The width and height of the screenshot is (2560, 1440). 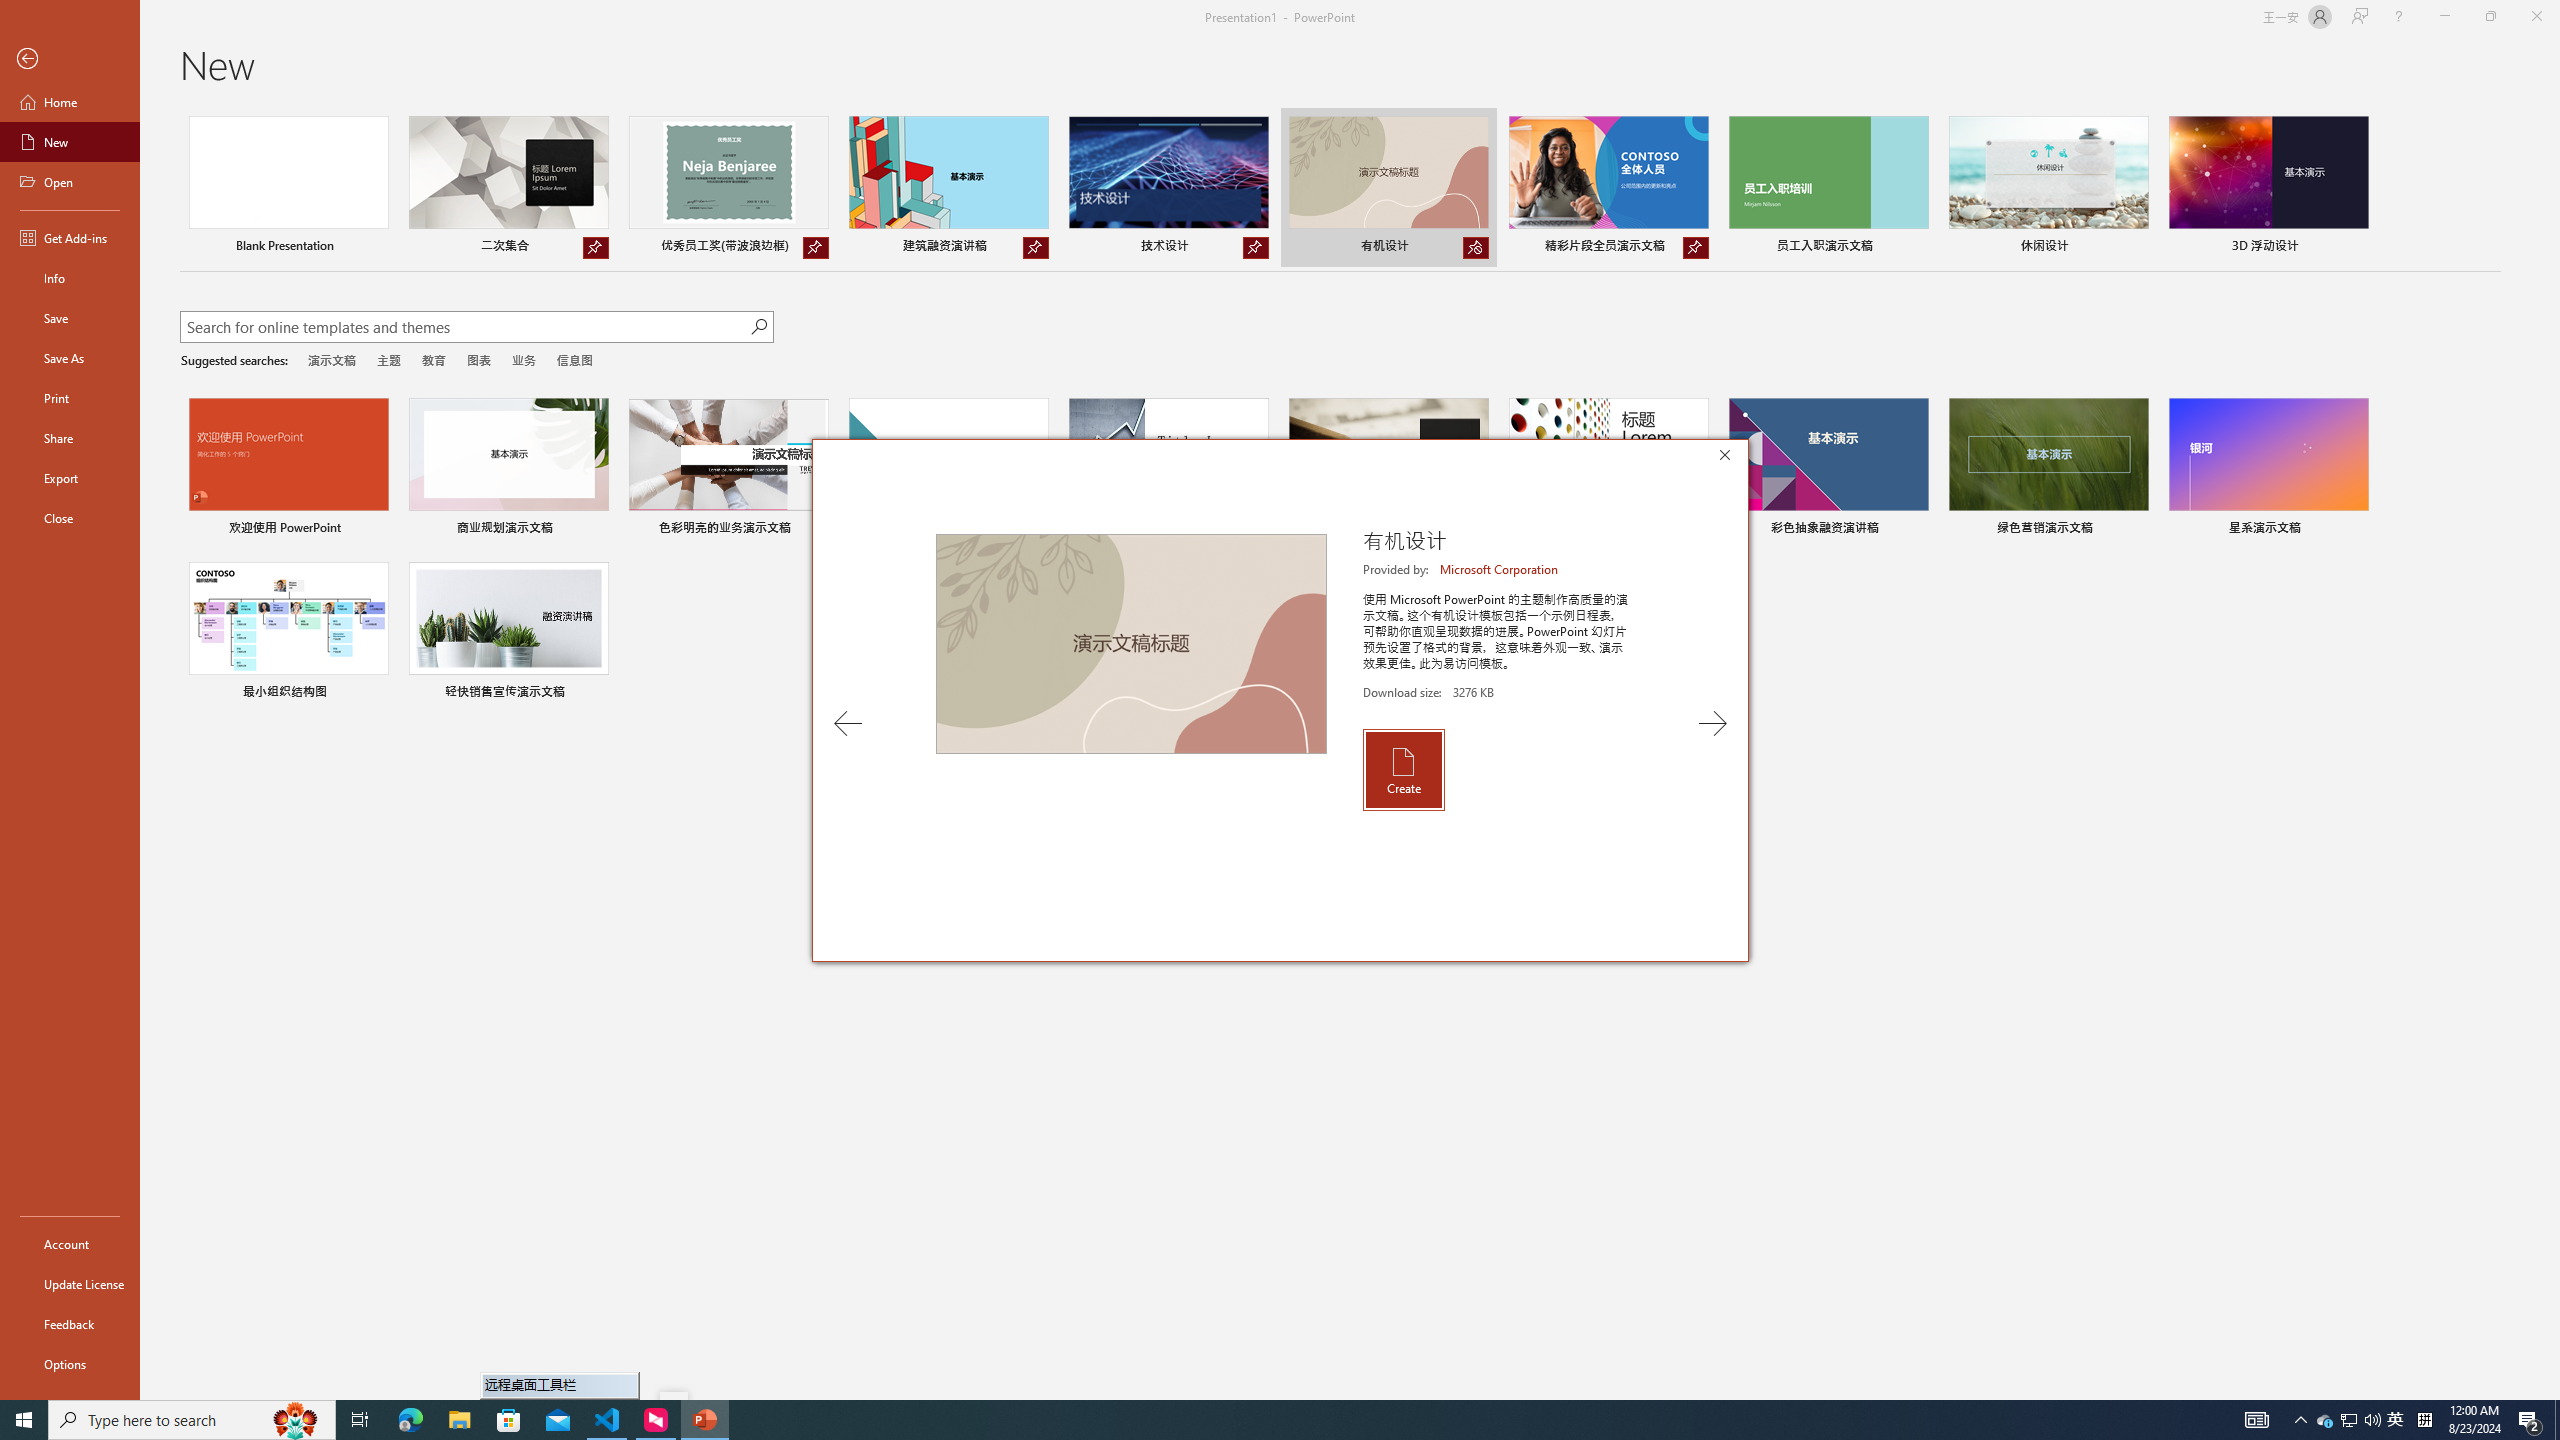 I want to click on 'Update License', so click(x=69, y=1283).